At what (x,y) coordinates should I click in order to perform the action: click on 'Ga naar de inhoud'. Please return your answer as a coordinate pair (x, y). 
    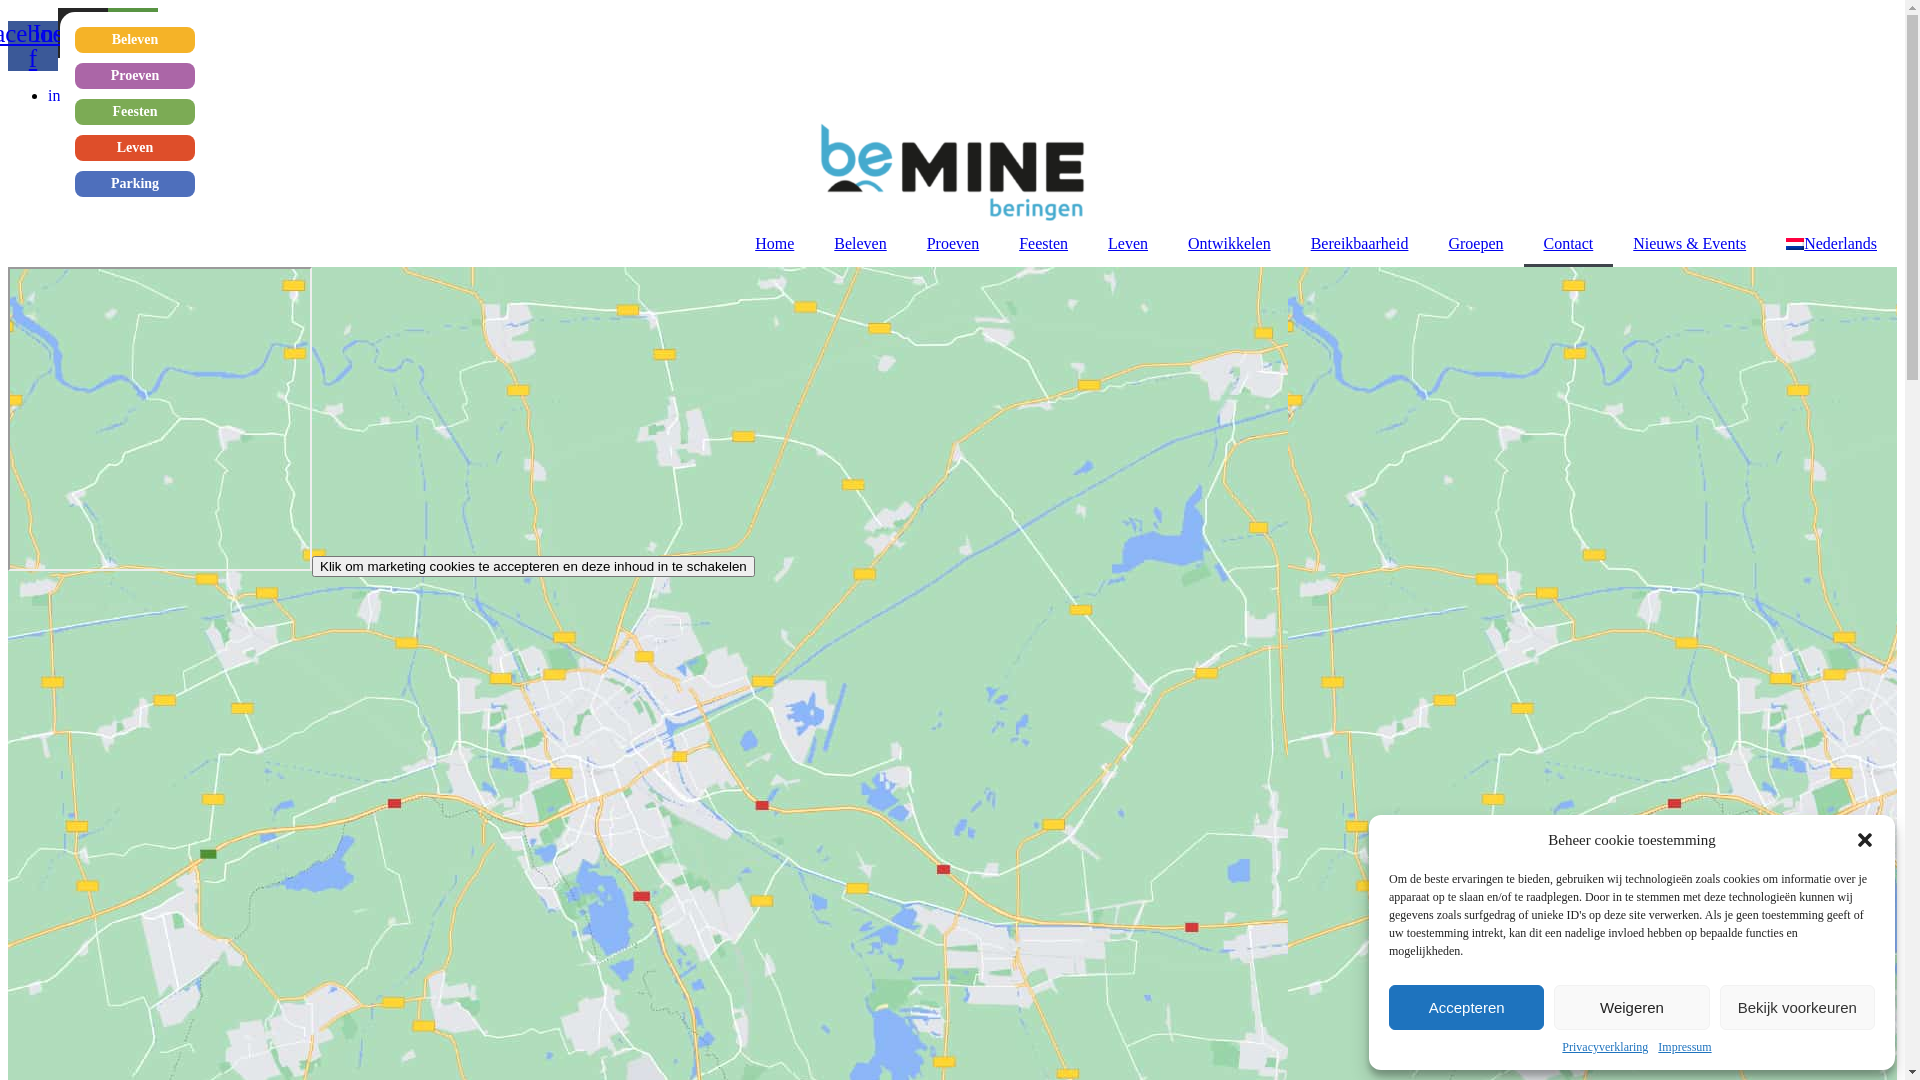
    Looking at the image, I should click on (7, 7).